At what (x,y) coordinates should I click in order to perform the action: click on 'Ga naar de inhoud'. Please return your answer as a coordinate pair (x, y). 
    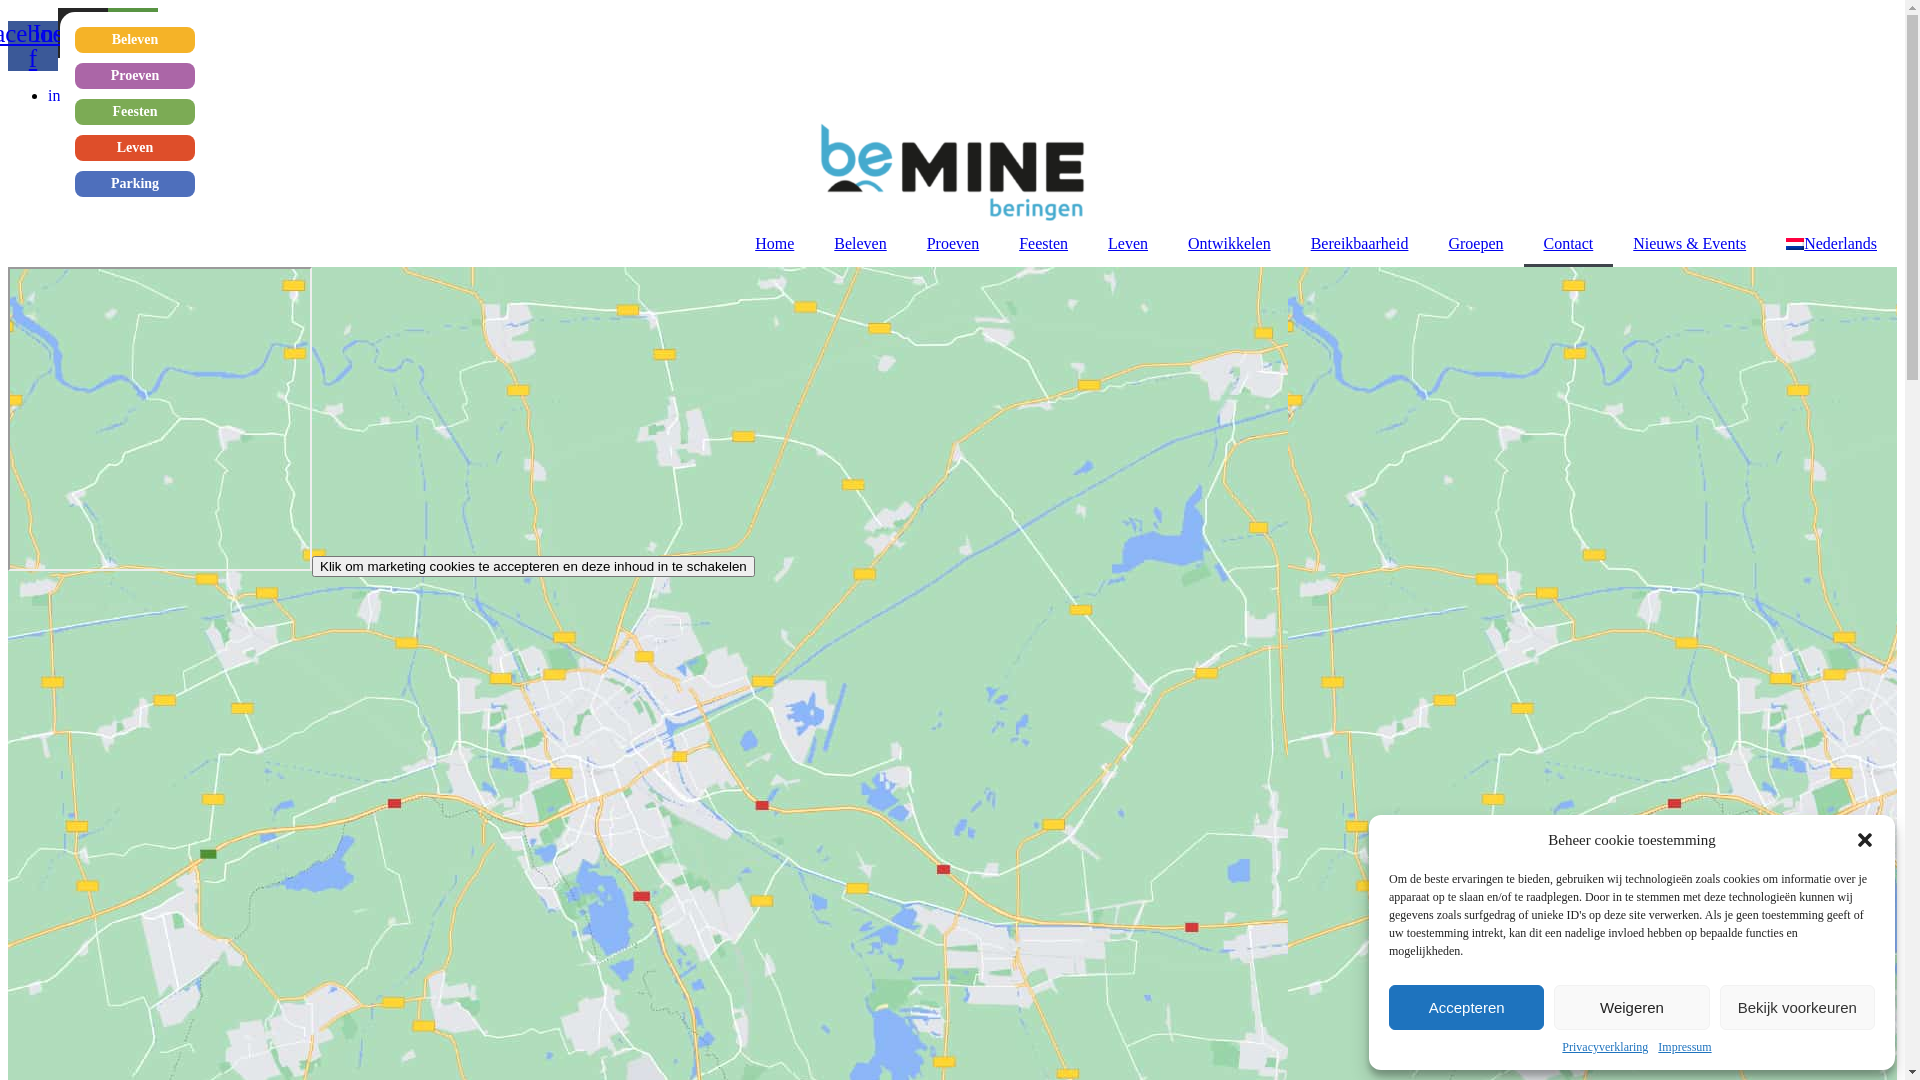
    Looking at the image, I should click on (7, 7).